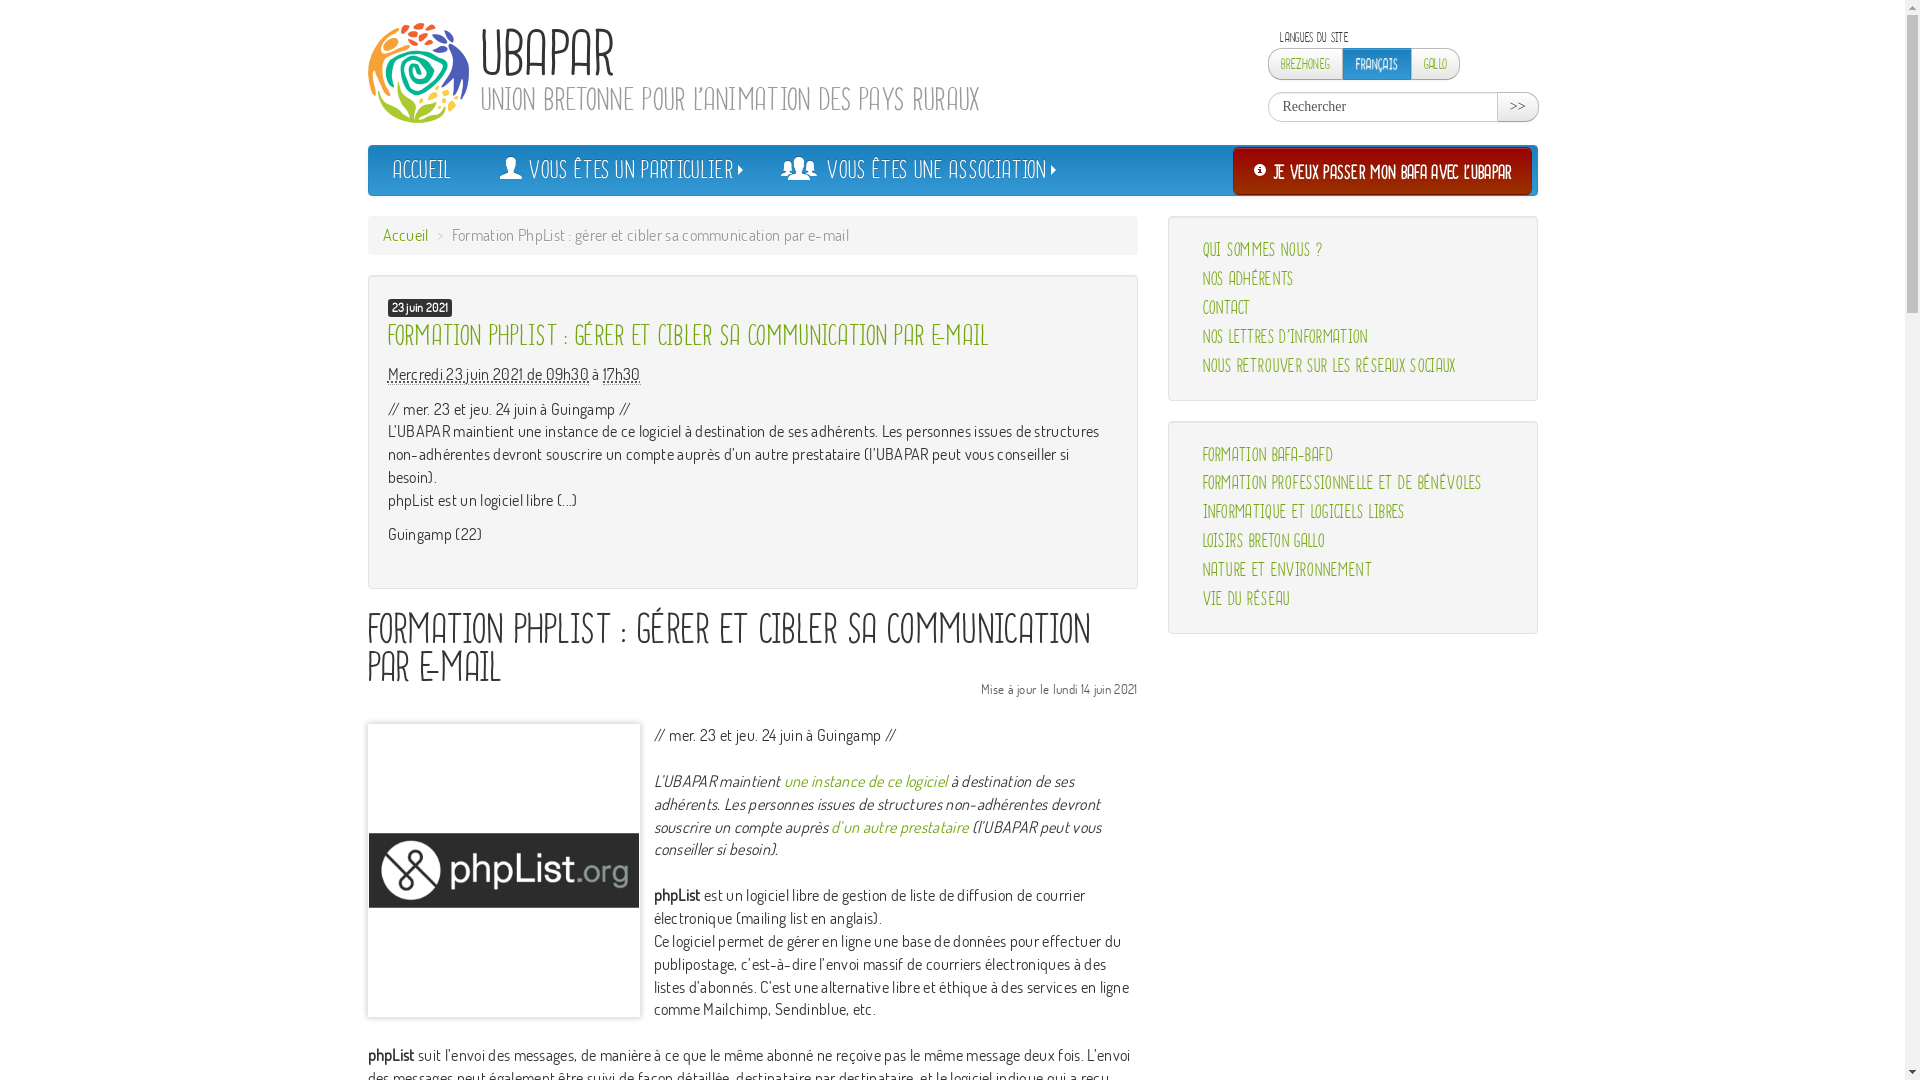 Image resolution: width=1920 pixels, height=1080 pixels. I want to click on 'BREZHONEG', so click(1305, 63).